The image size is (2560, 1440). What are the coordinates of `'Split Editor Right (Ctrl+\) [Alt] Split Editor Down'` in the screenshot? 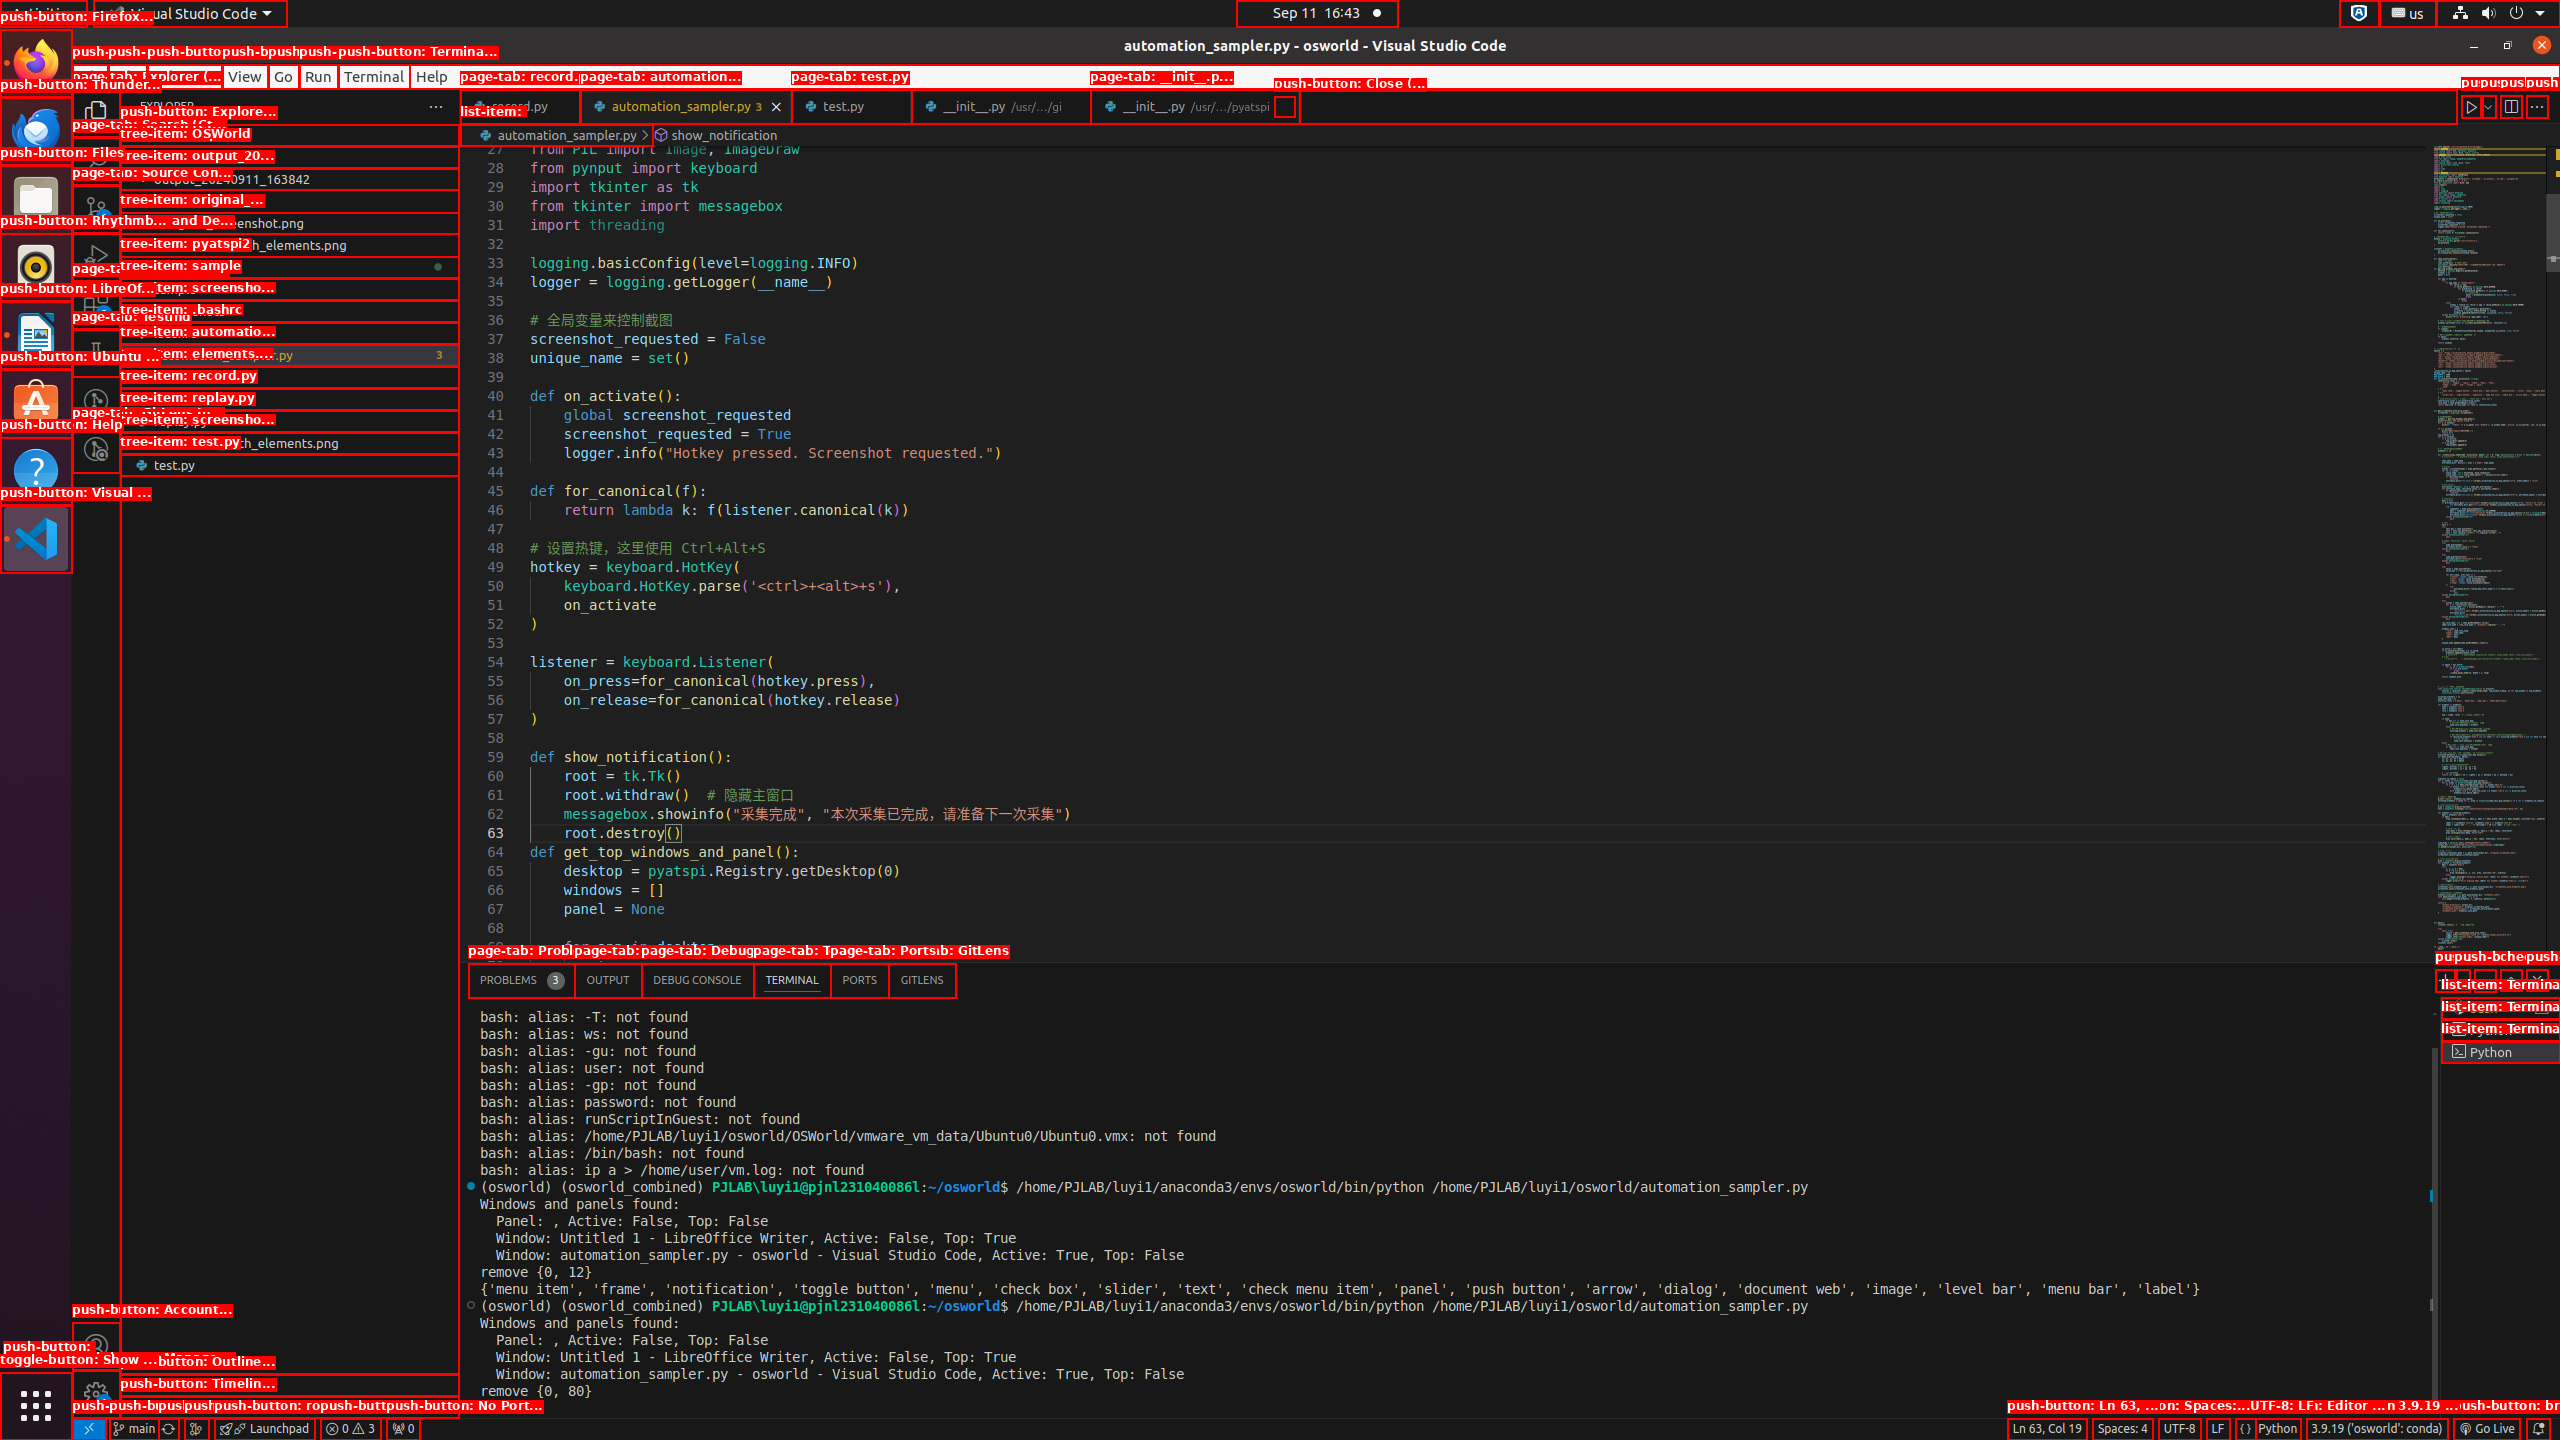 It's located at (2511, 106).